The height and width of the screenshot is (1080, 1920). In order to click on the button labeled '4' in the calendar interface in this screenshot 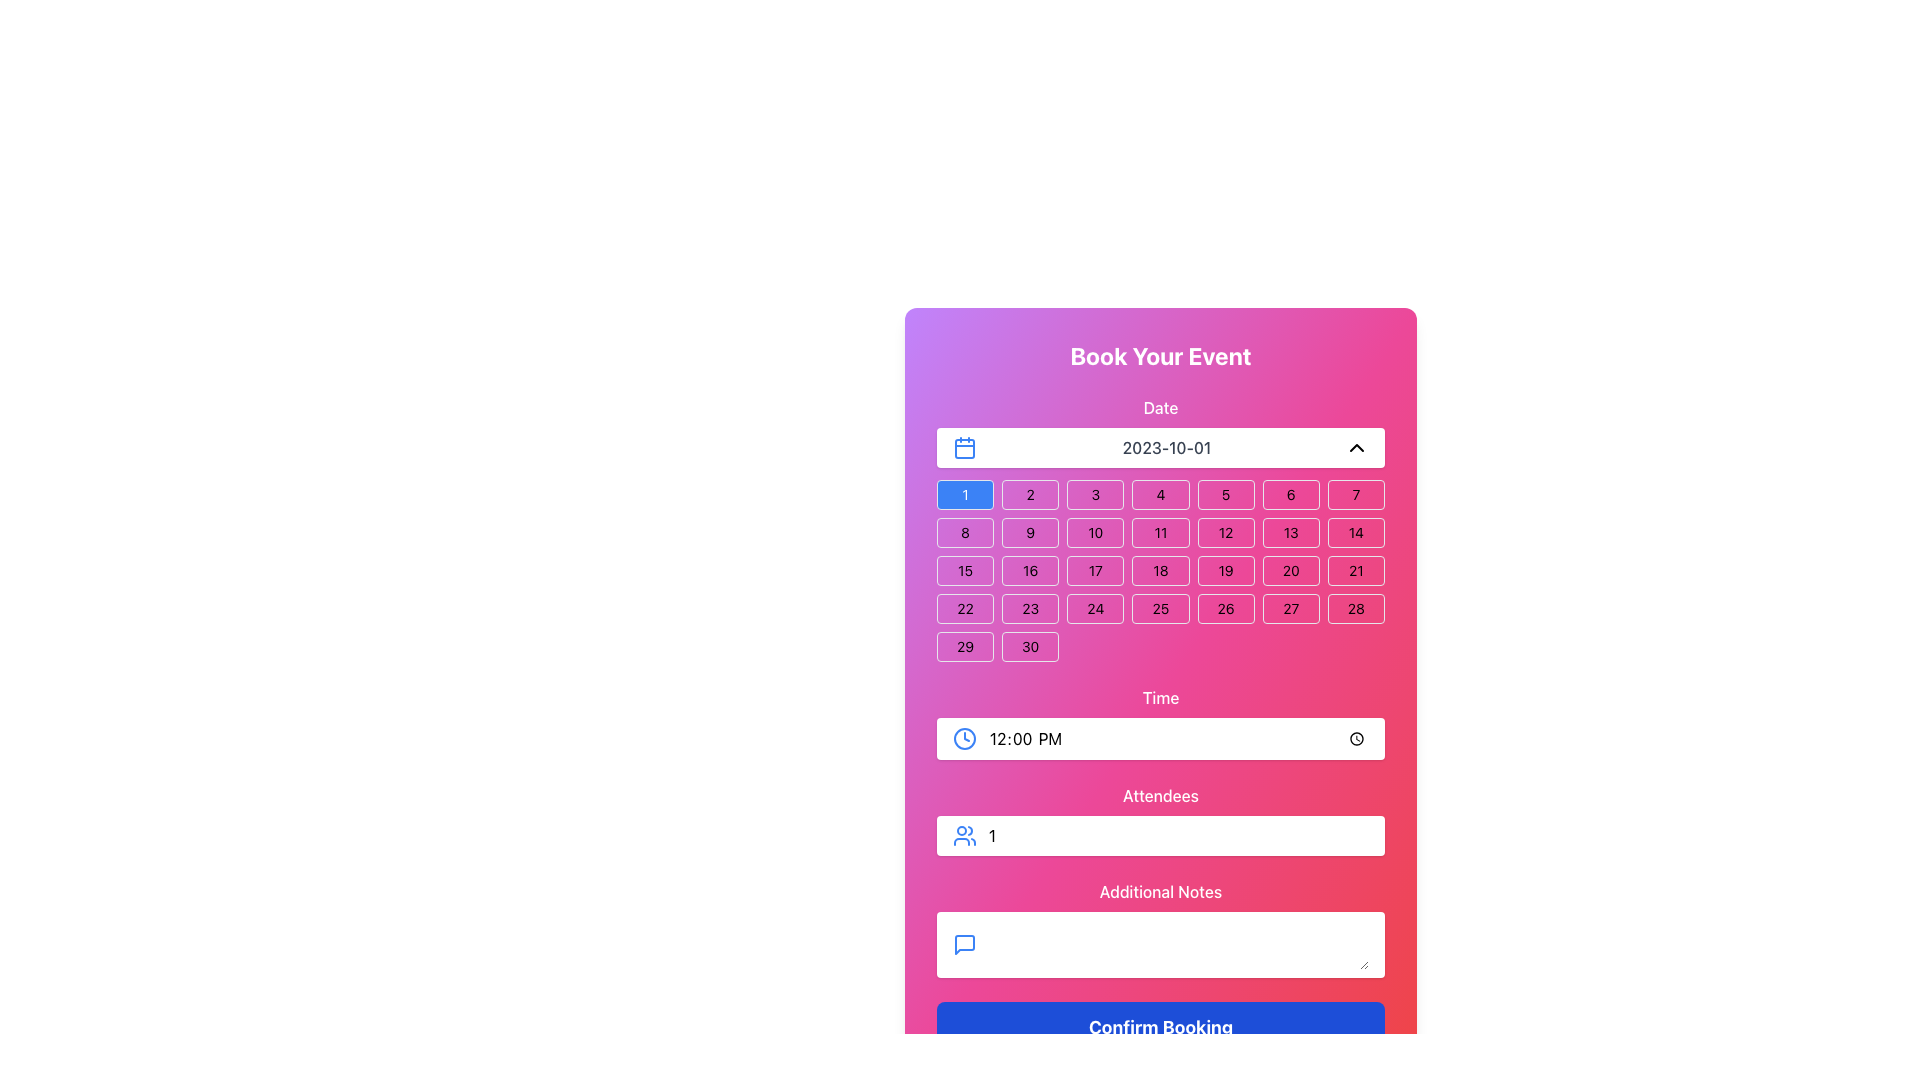, I will do `click(1161, 494)`.